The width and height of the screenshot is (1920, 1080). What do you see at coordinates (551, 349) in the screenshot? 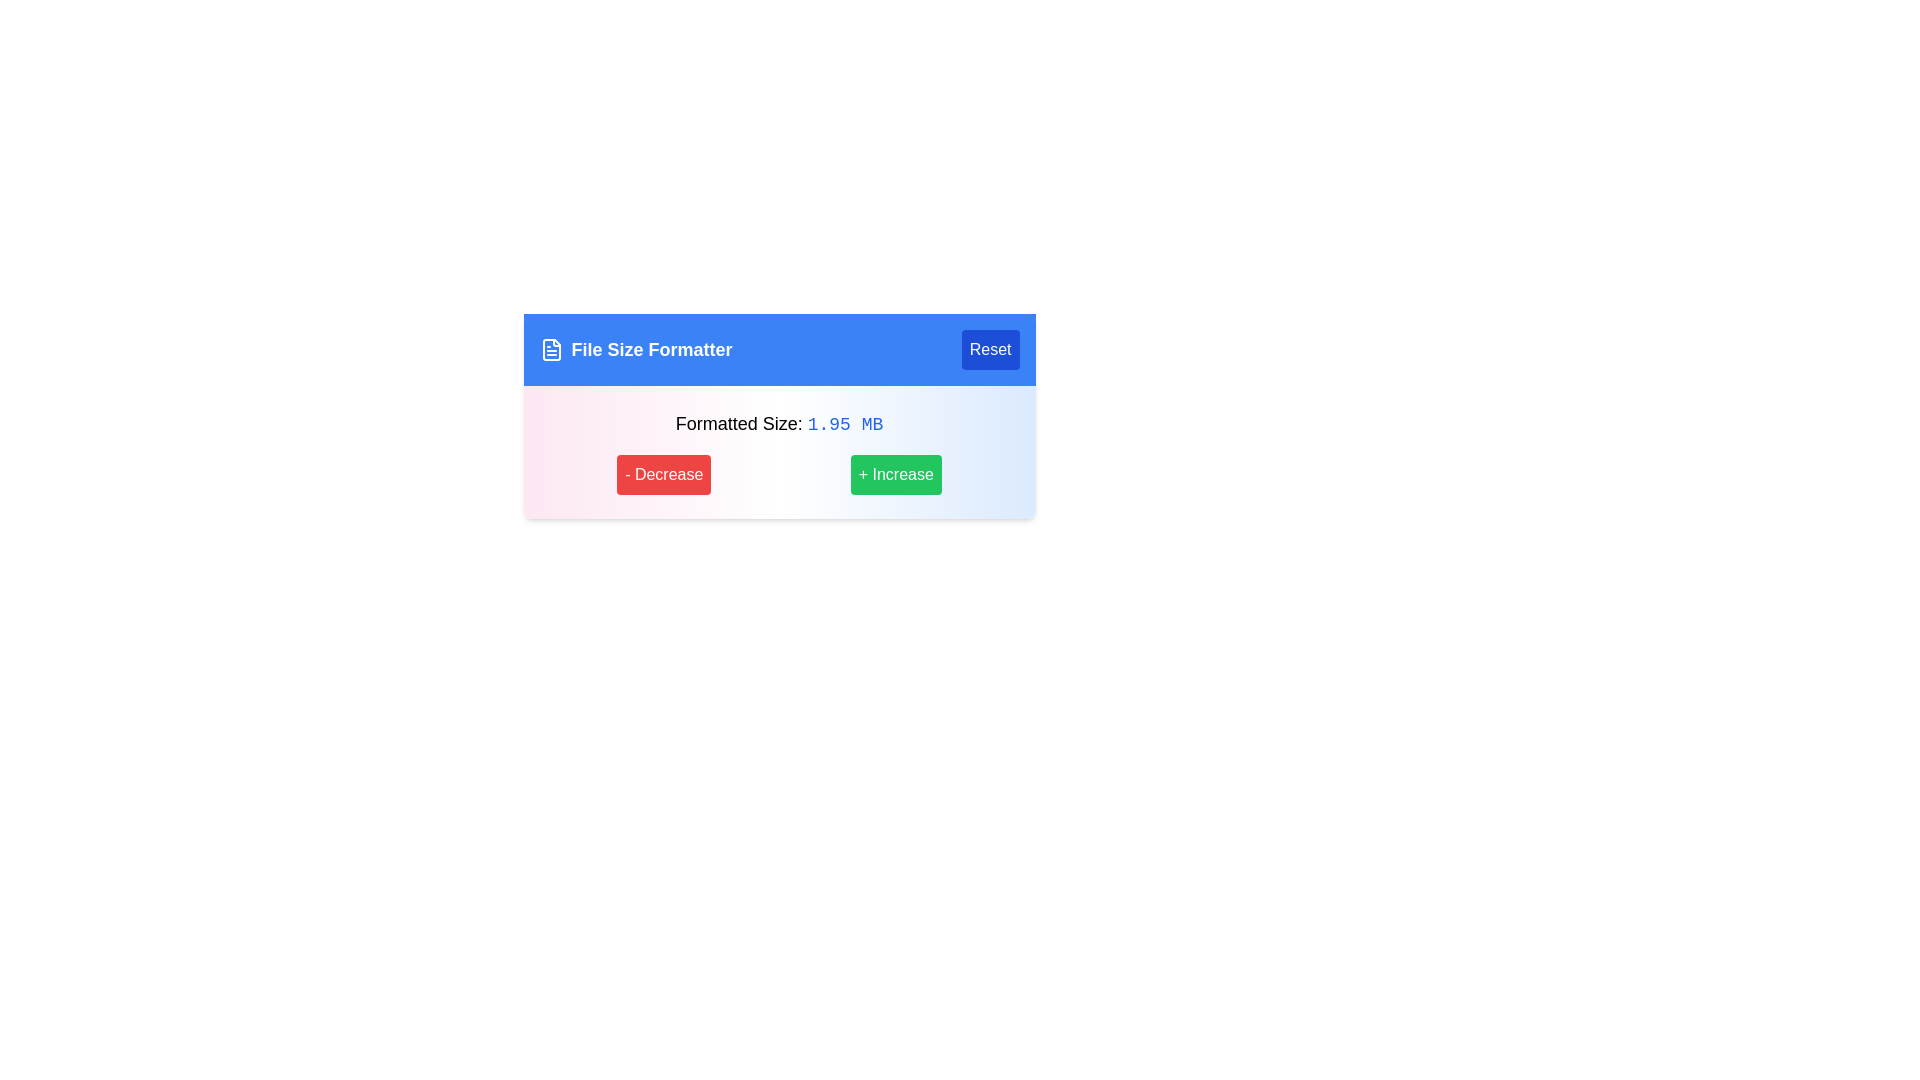
I see `the icon positioned at the top-left corner of the 'File Size Formatter' component, adjacent to the text 'File Size Formatter'` at bounding box center [551, 349].